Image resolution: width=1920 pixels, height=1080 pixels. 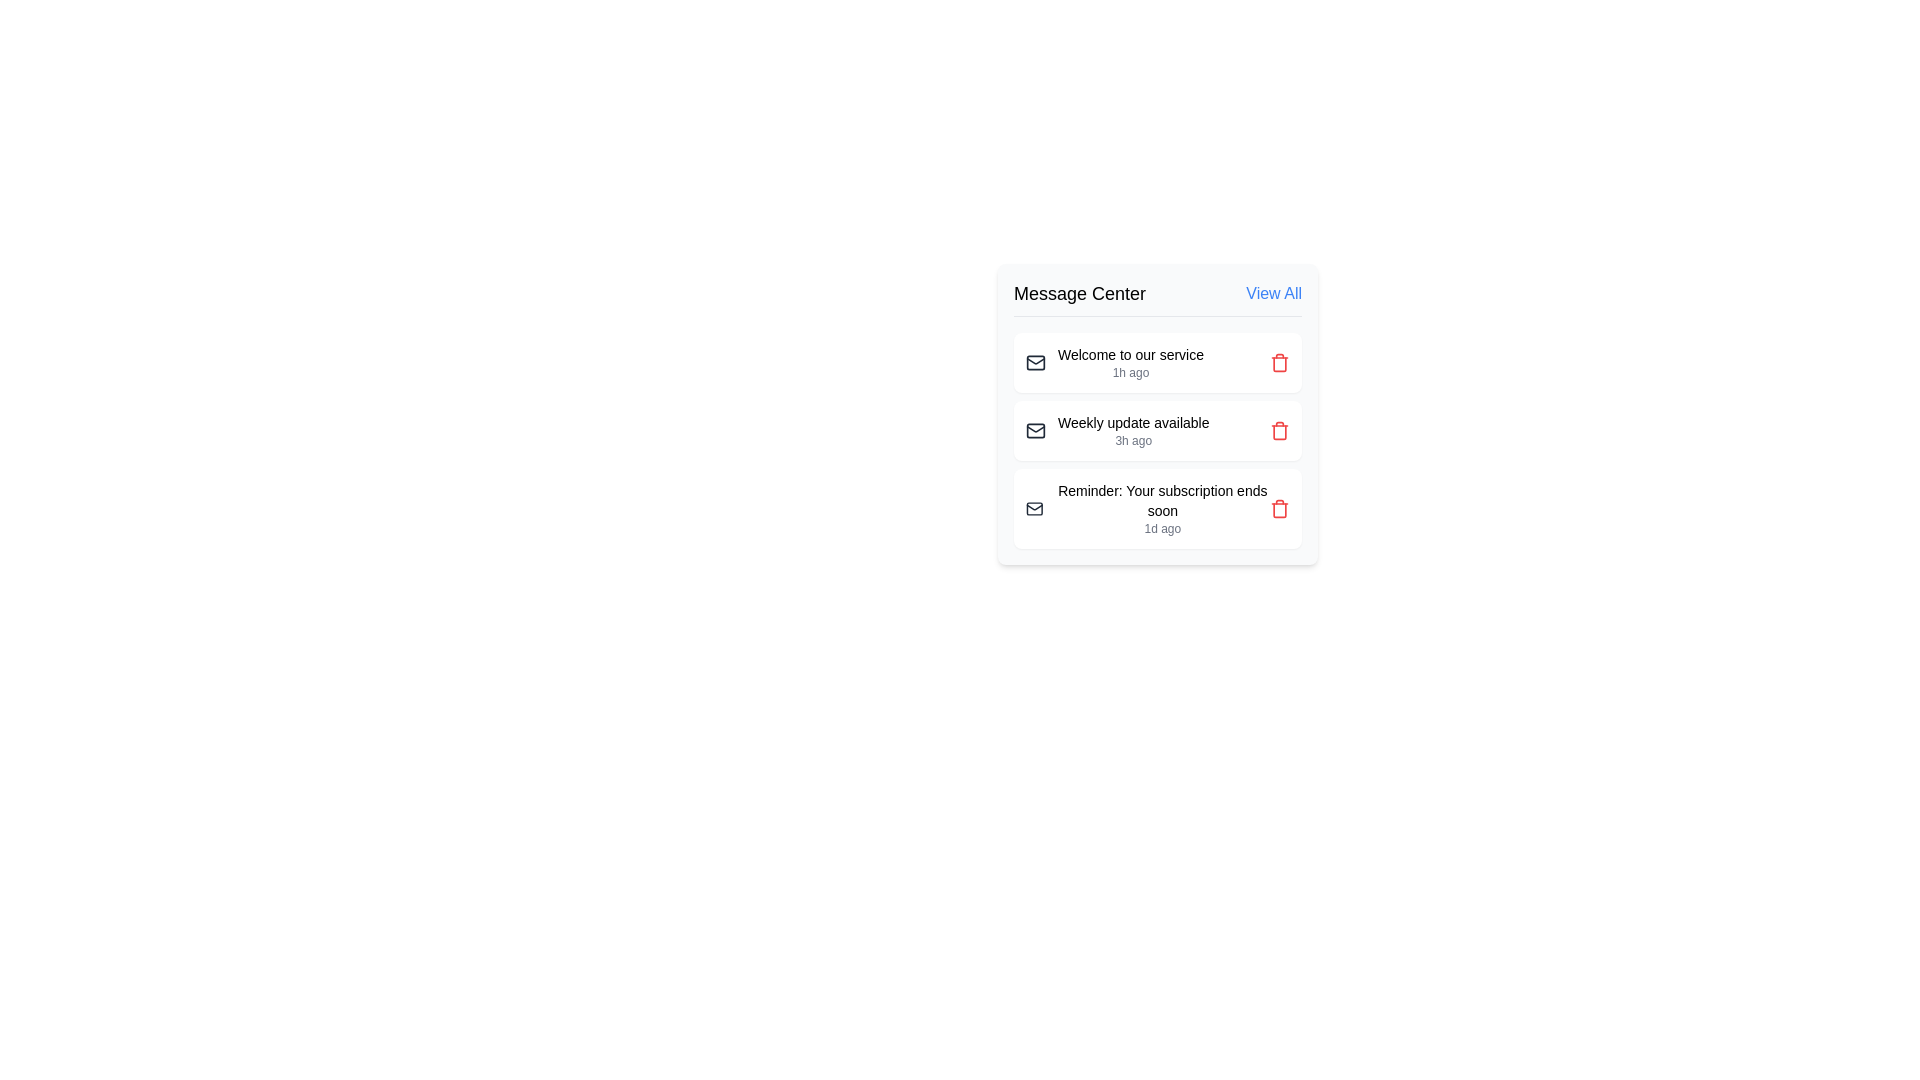 I want to click on the delete button associated with the 'Weekly update available' notification to check for a tooltip, so click(x=1280, y=430).